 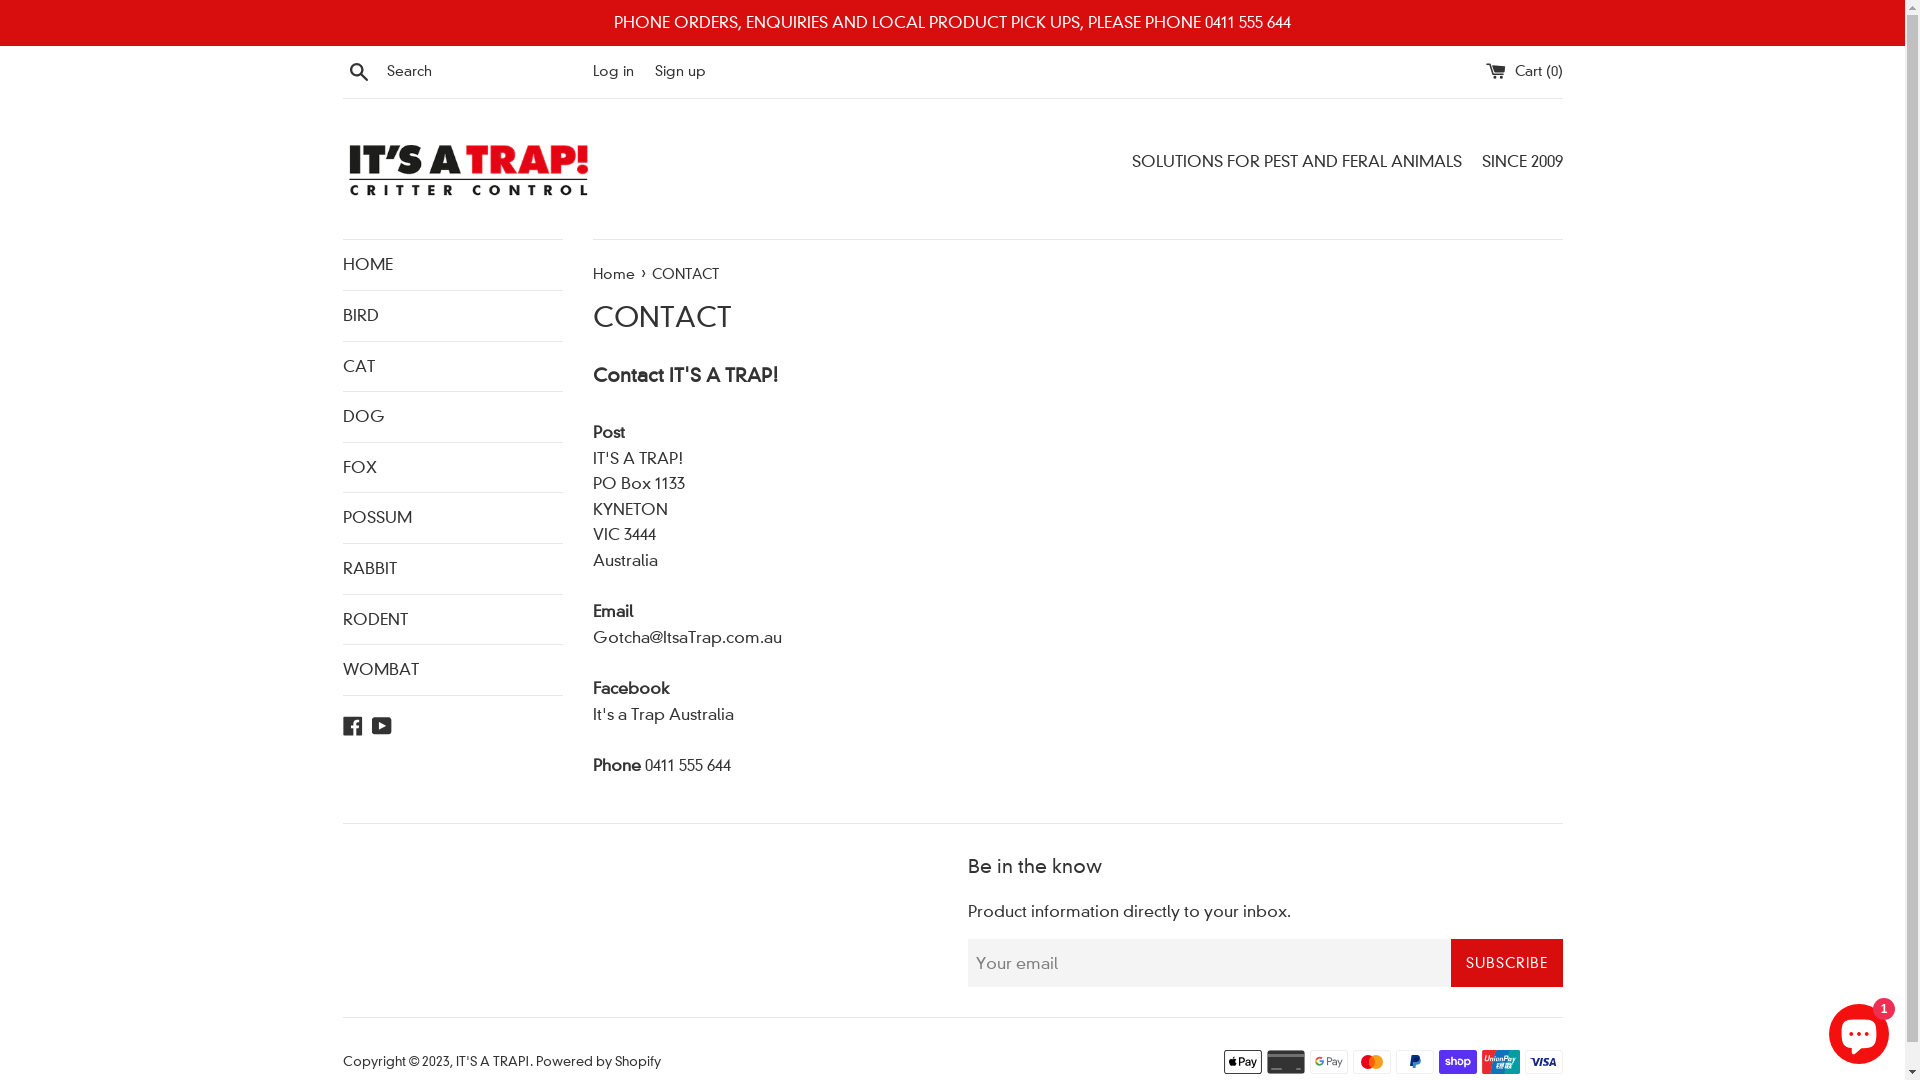 I want to click on 'Sign up', so click(x=679, y=69).